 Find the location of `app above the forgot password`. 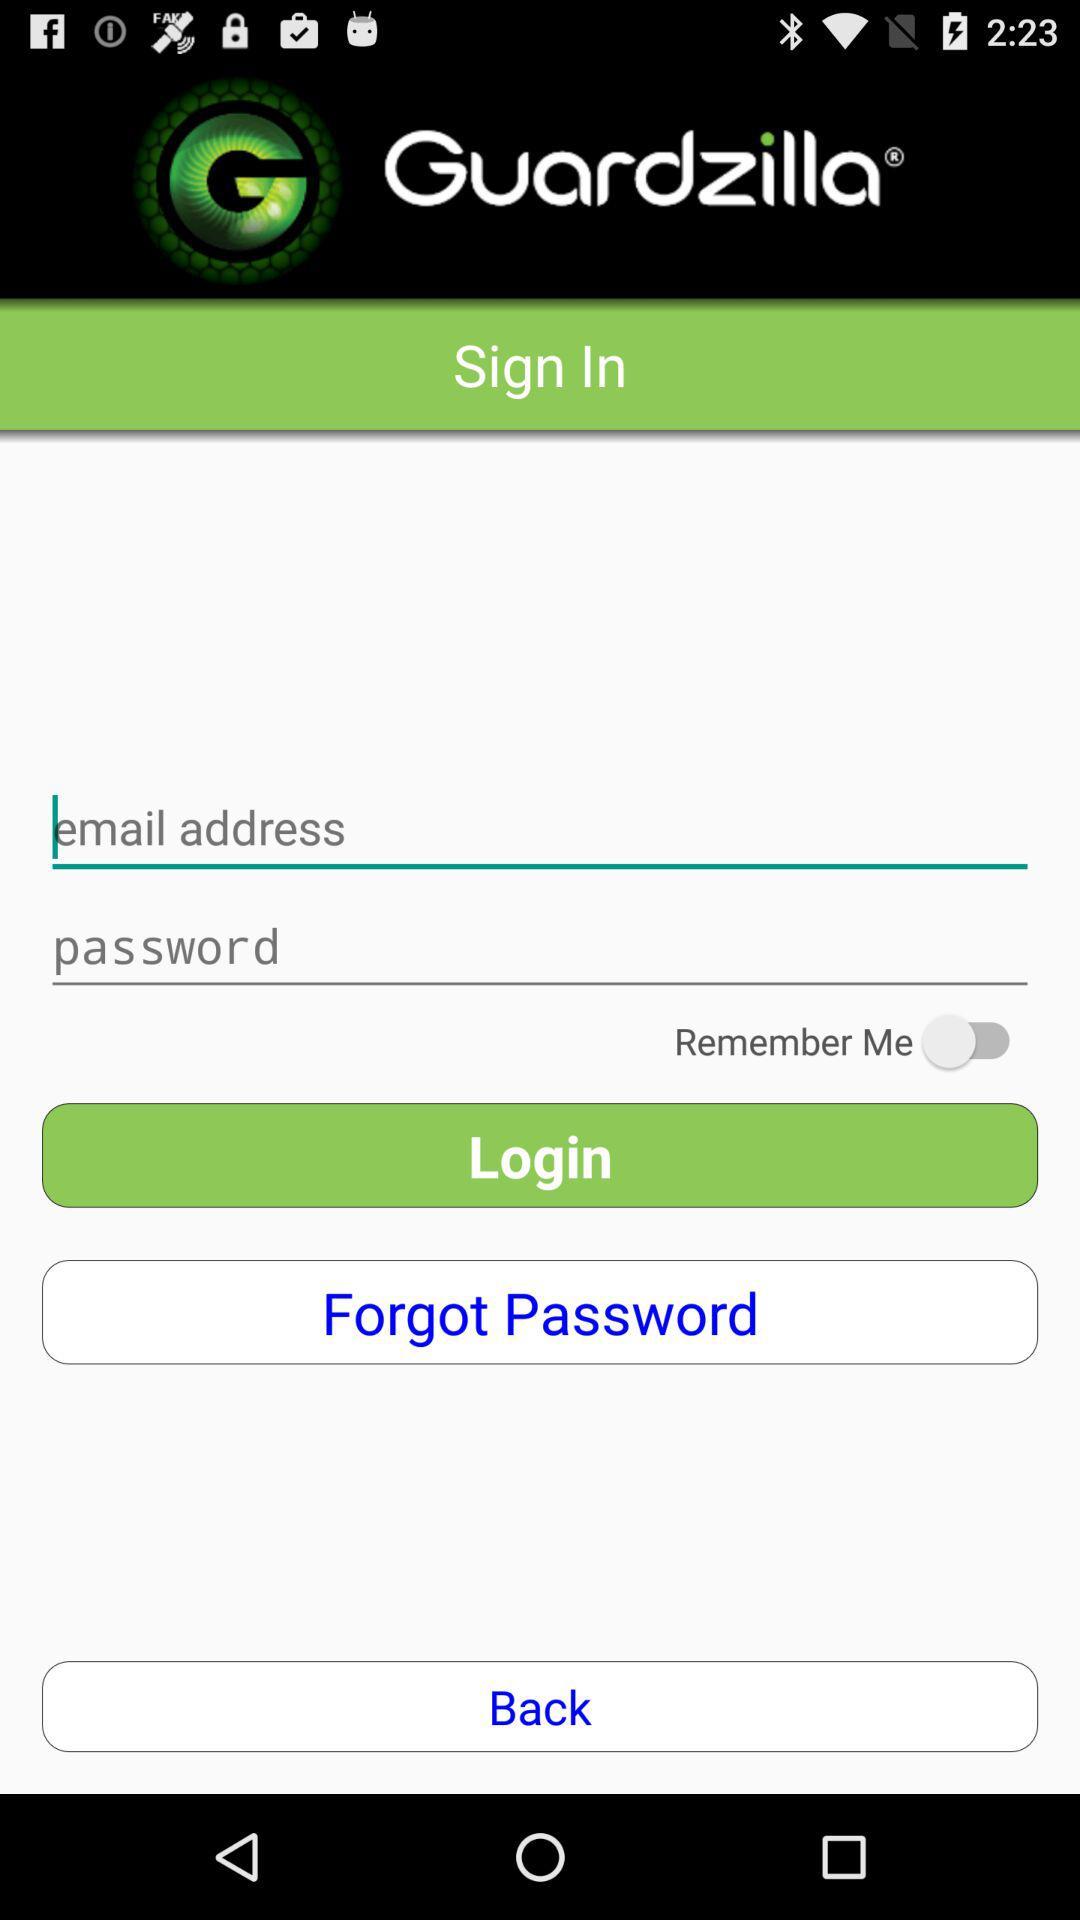

app above the forgot password is located at coordinates (540, 1155).